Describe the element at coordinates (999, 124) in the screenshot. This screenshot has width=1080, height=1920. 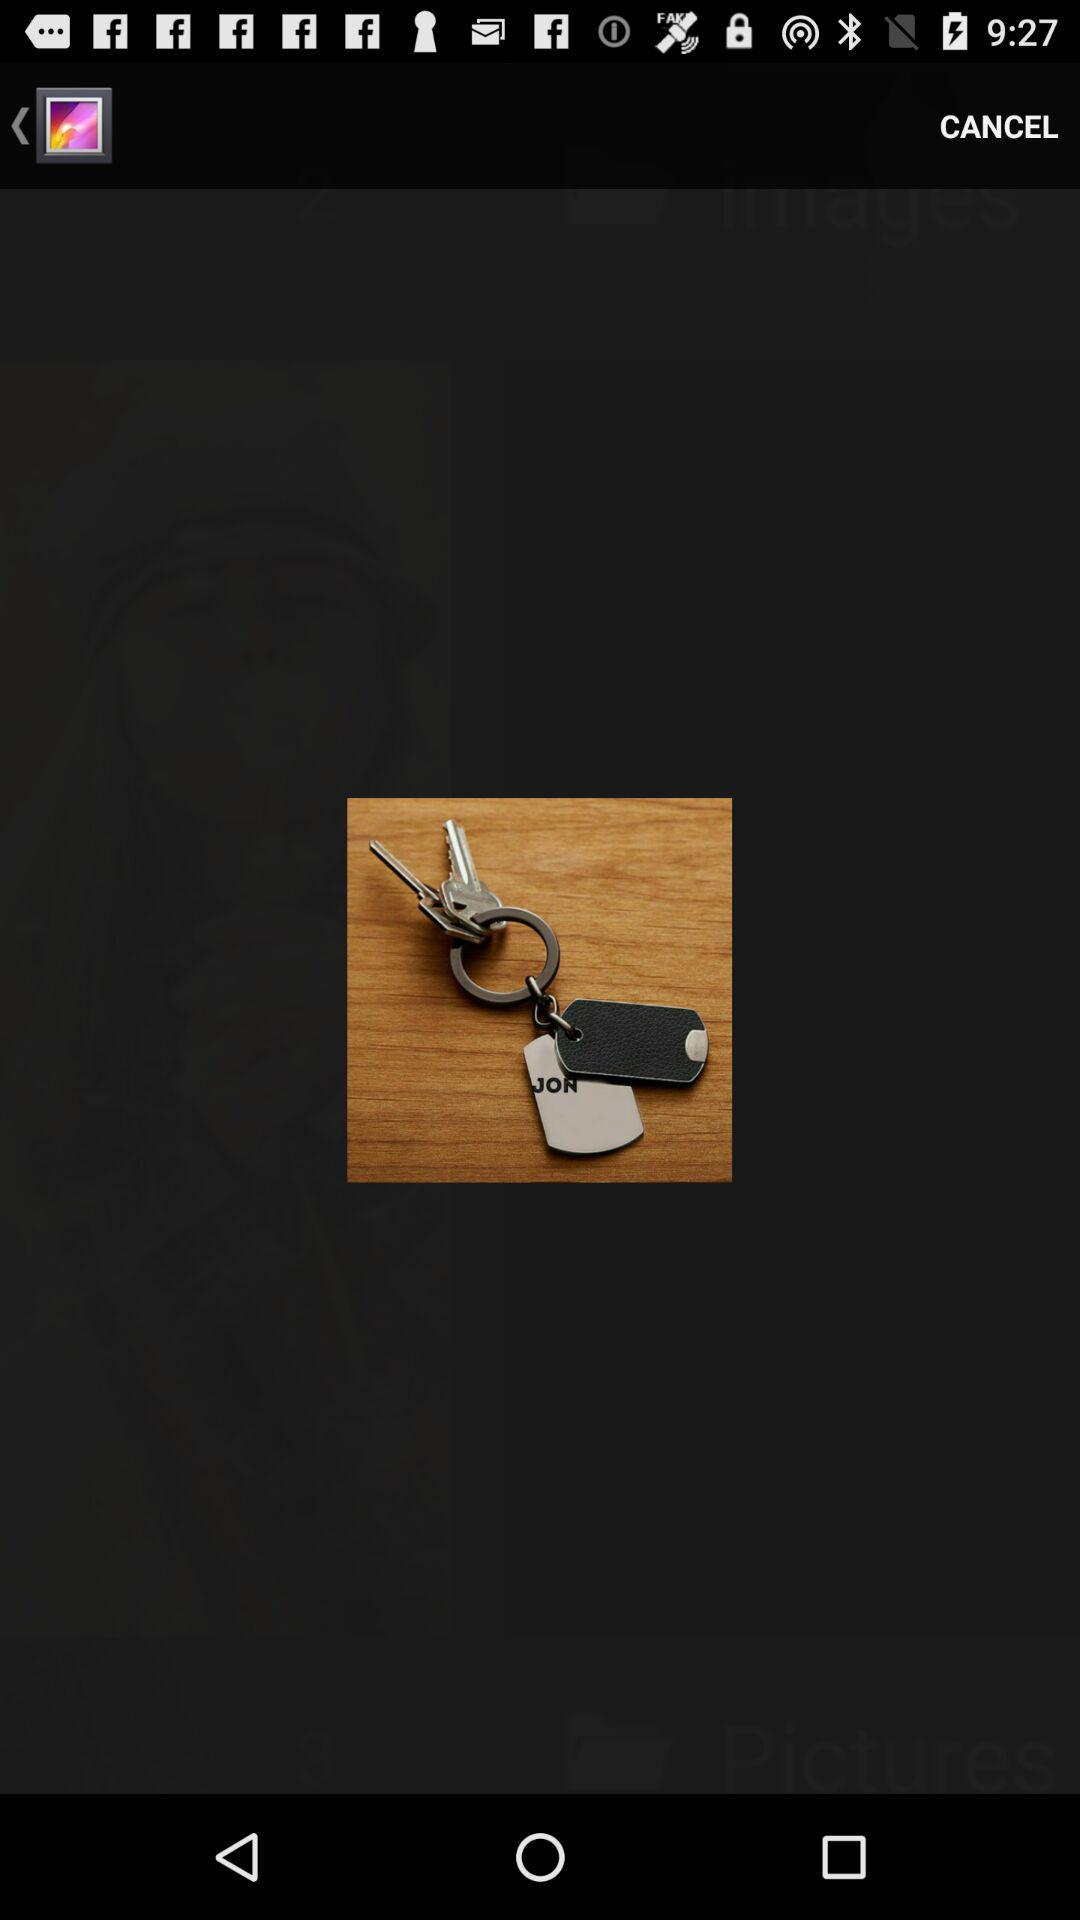
I see `cancel item` at that location.